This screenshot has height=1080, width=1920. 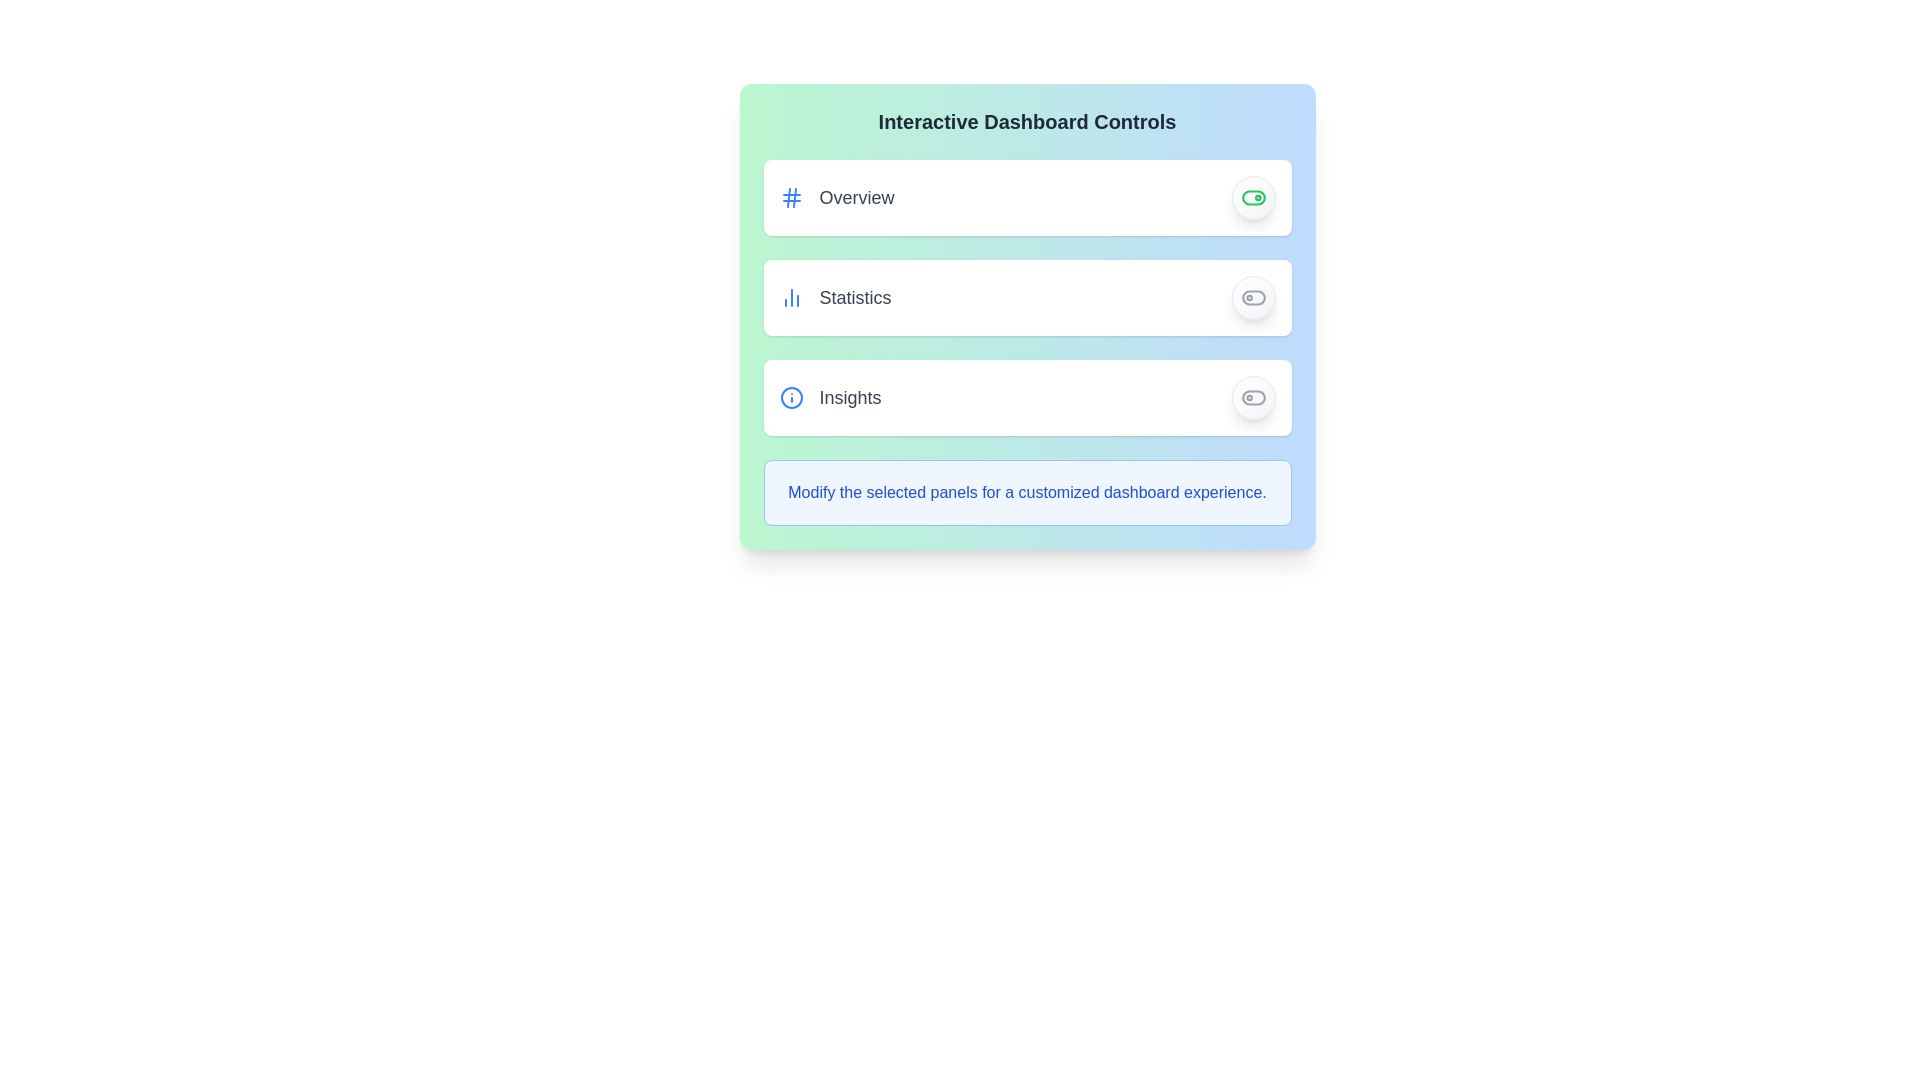 I want to click on the toggle switch styled as a rounded and gradient-filled button located in the right-most part of the second section labeled 'Statistics', so click(x=1252, y=297).